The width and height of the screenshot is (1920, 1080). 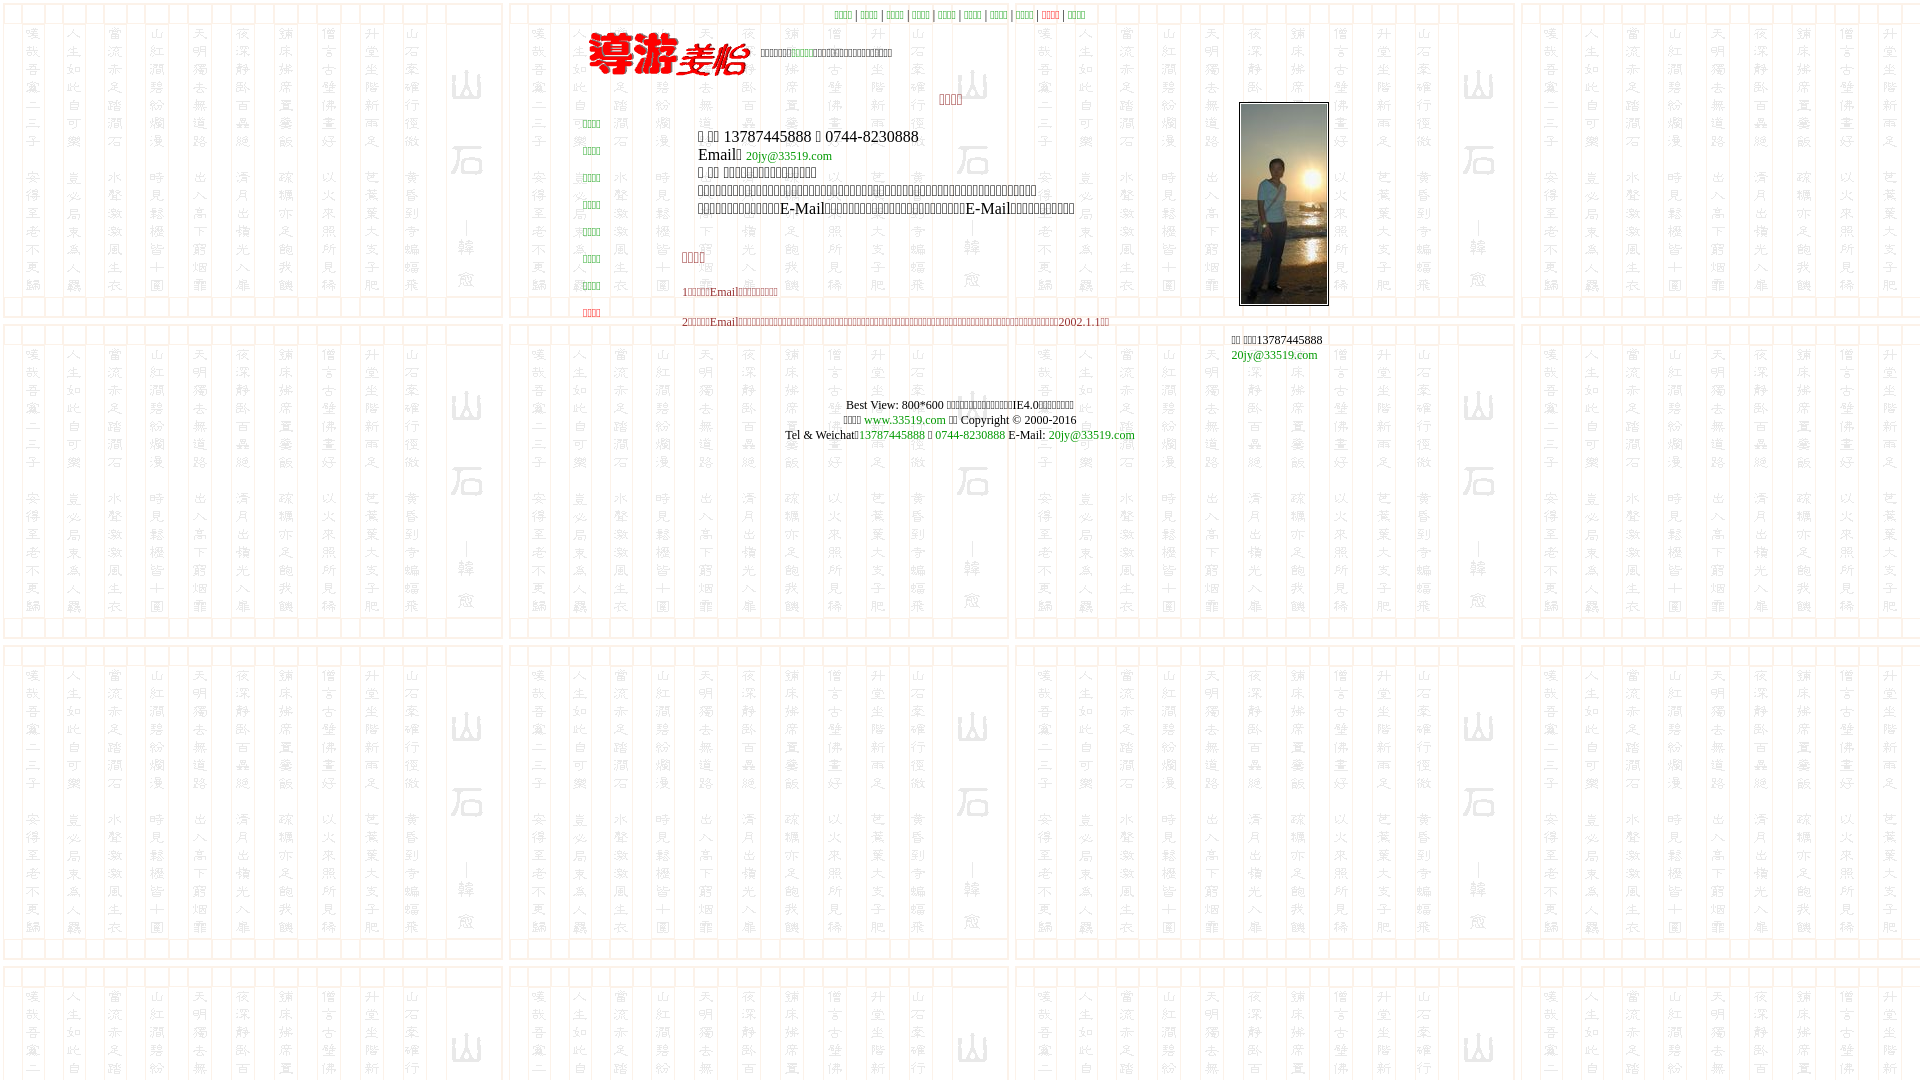 What do you see at coordinates (864, 418) in the screenshot?
I see `'www.33519.com'` at bounding box center [864, 418].